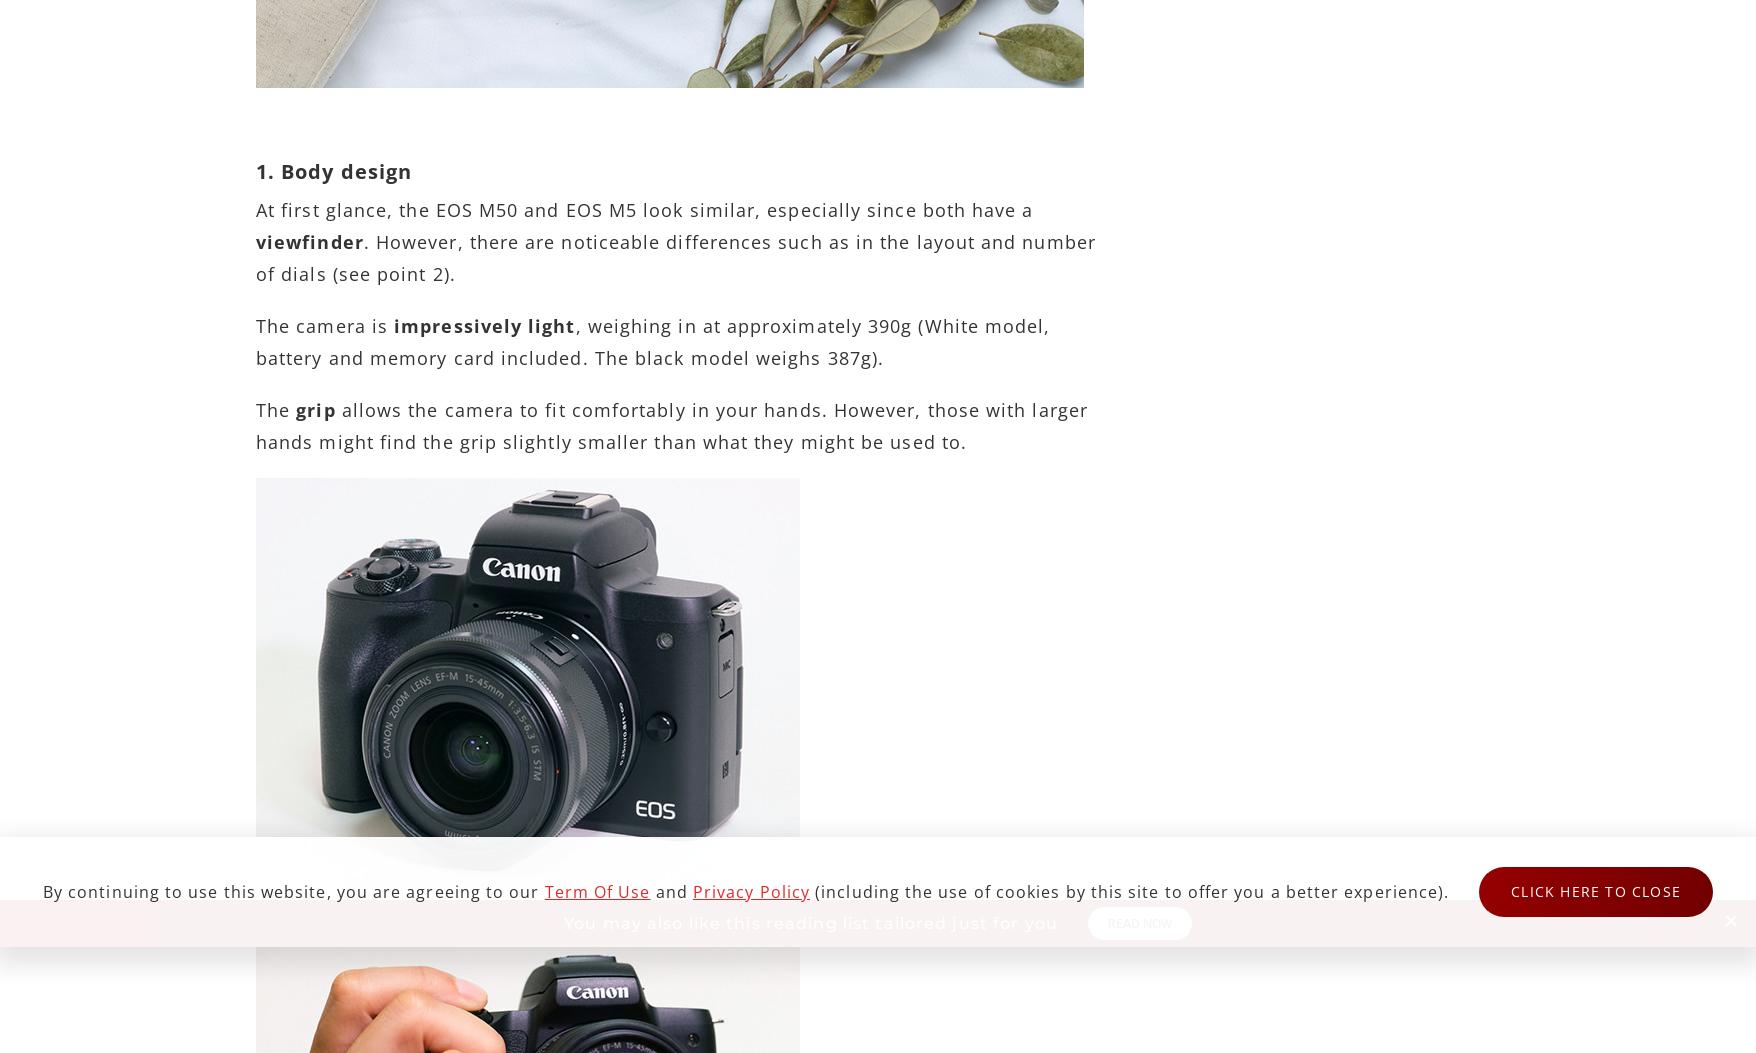 The width and height of the screenshot is (1756, 1053). I want to click on '(including the use of cookies by this site to offer you a better experience).', so click(809, 891).